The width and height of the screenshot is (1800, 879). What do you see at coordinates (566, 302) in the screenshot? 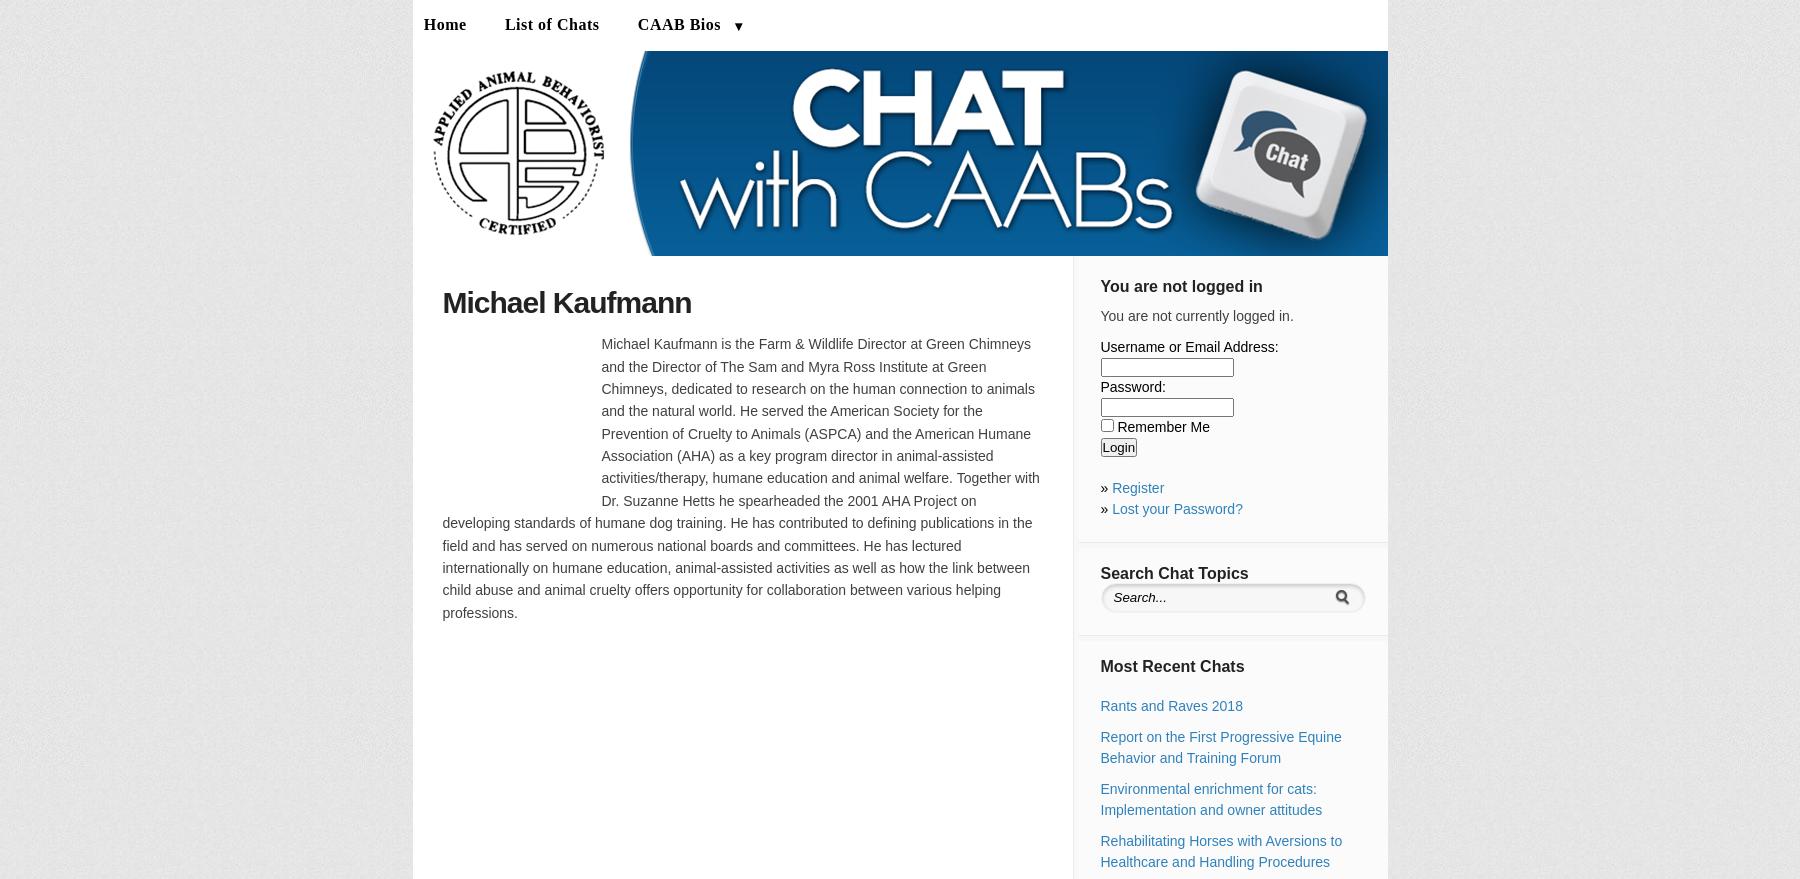
I see `'Michael Kaufmann'` at bounding box center [566, 302].